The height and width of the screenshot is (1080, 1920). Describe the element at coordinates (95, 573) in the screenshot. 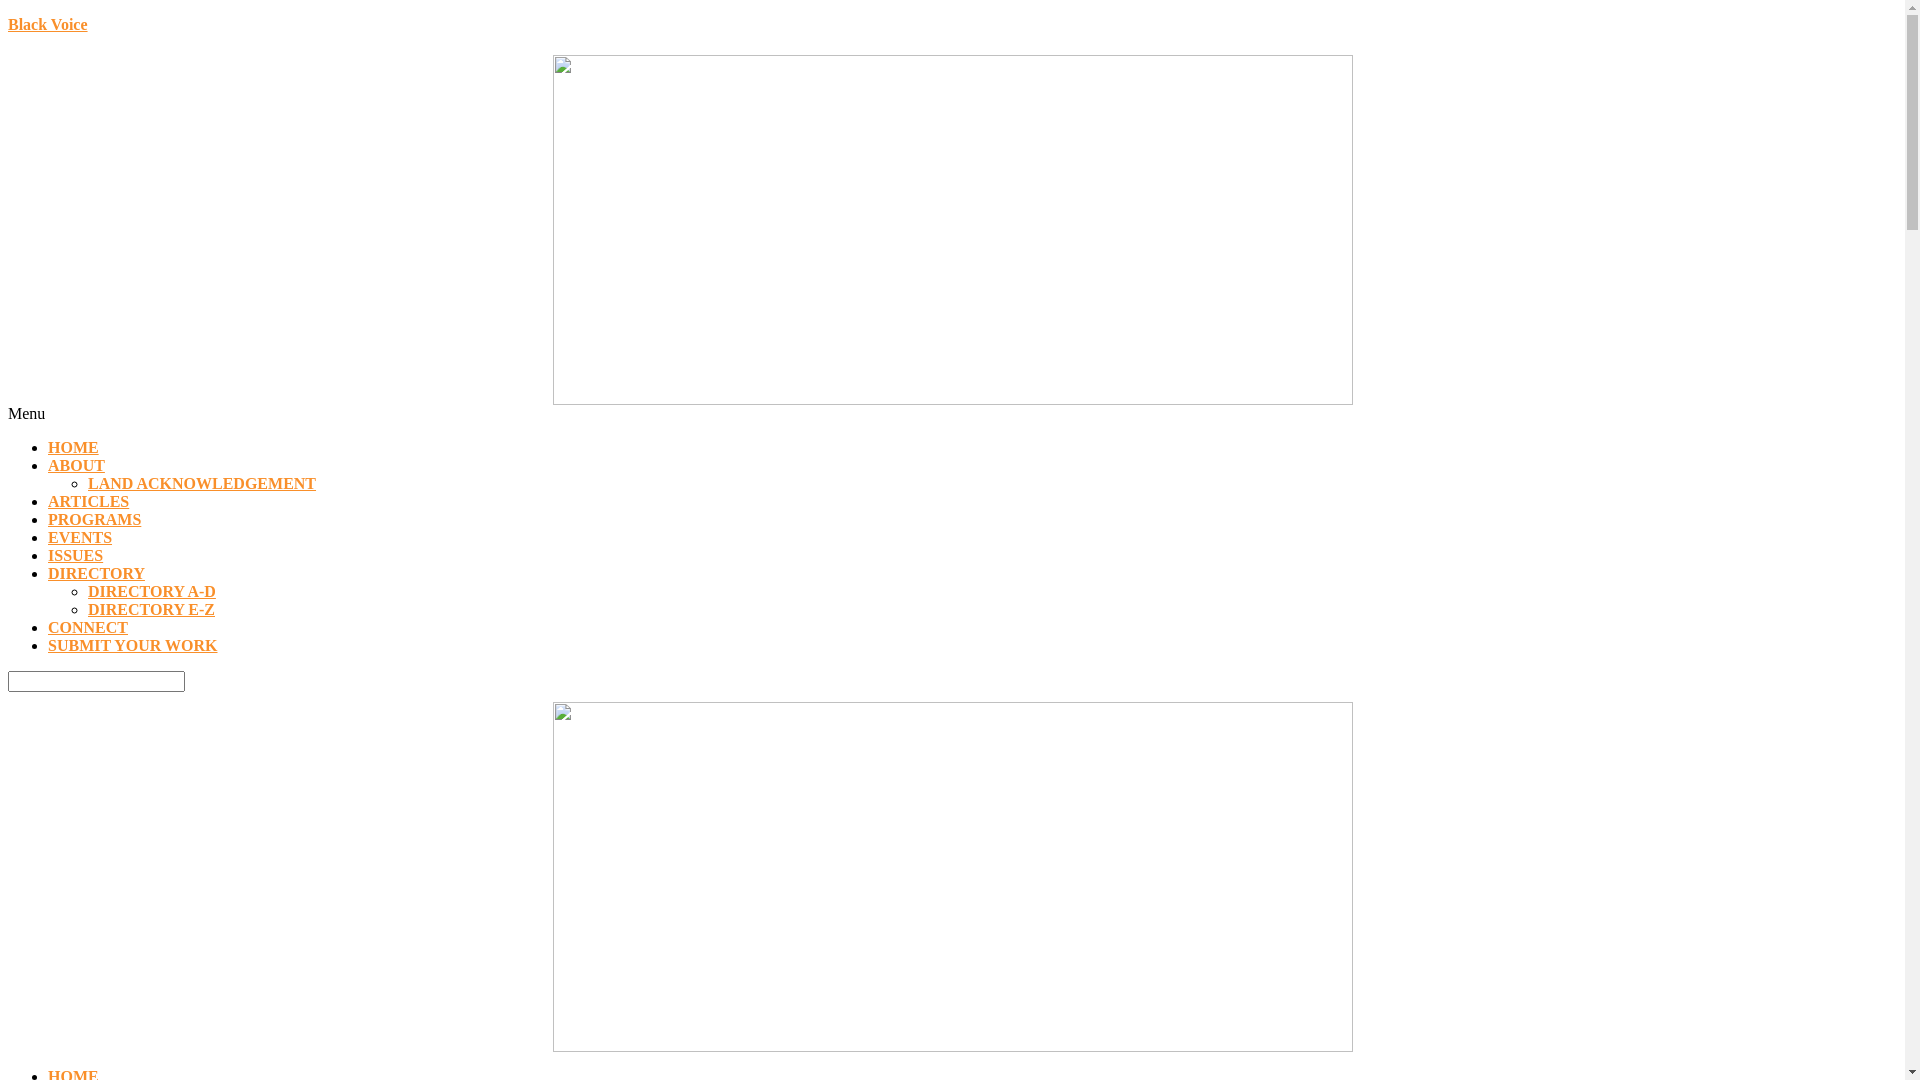

I see `'DIRECTORY'` at that location.